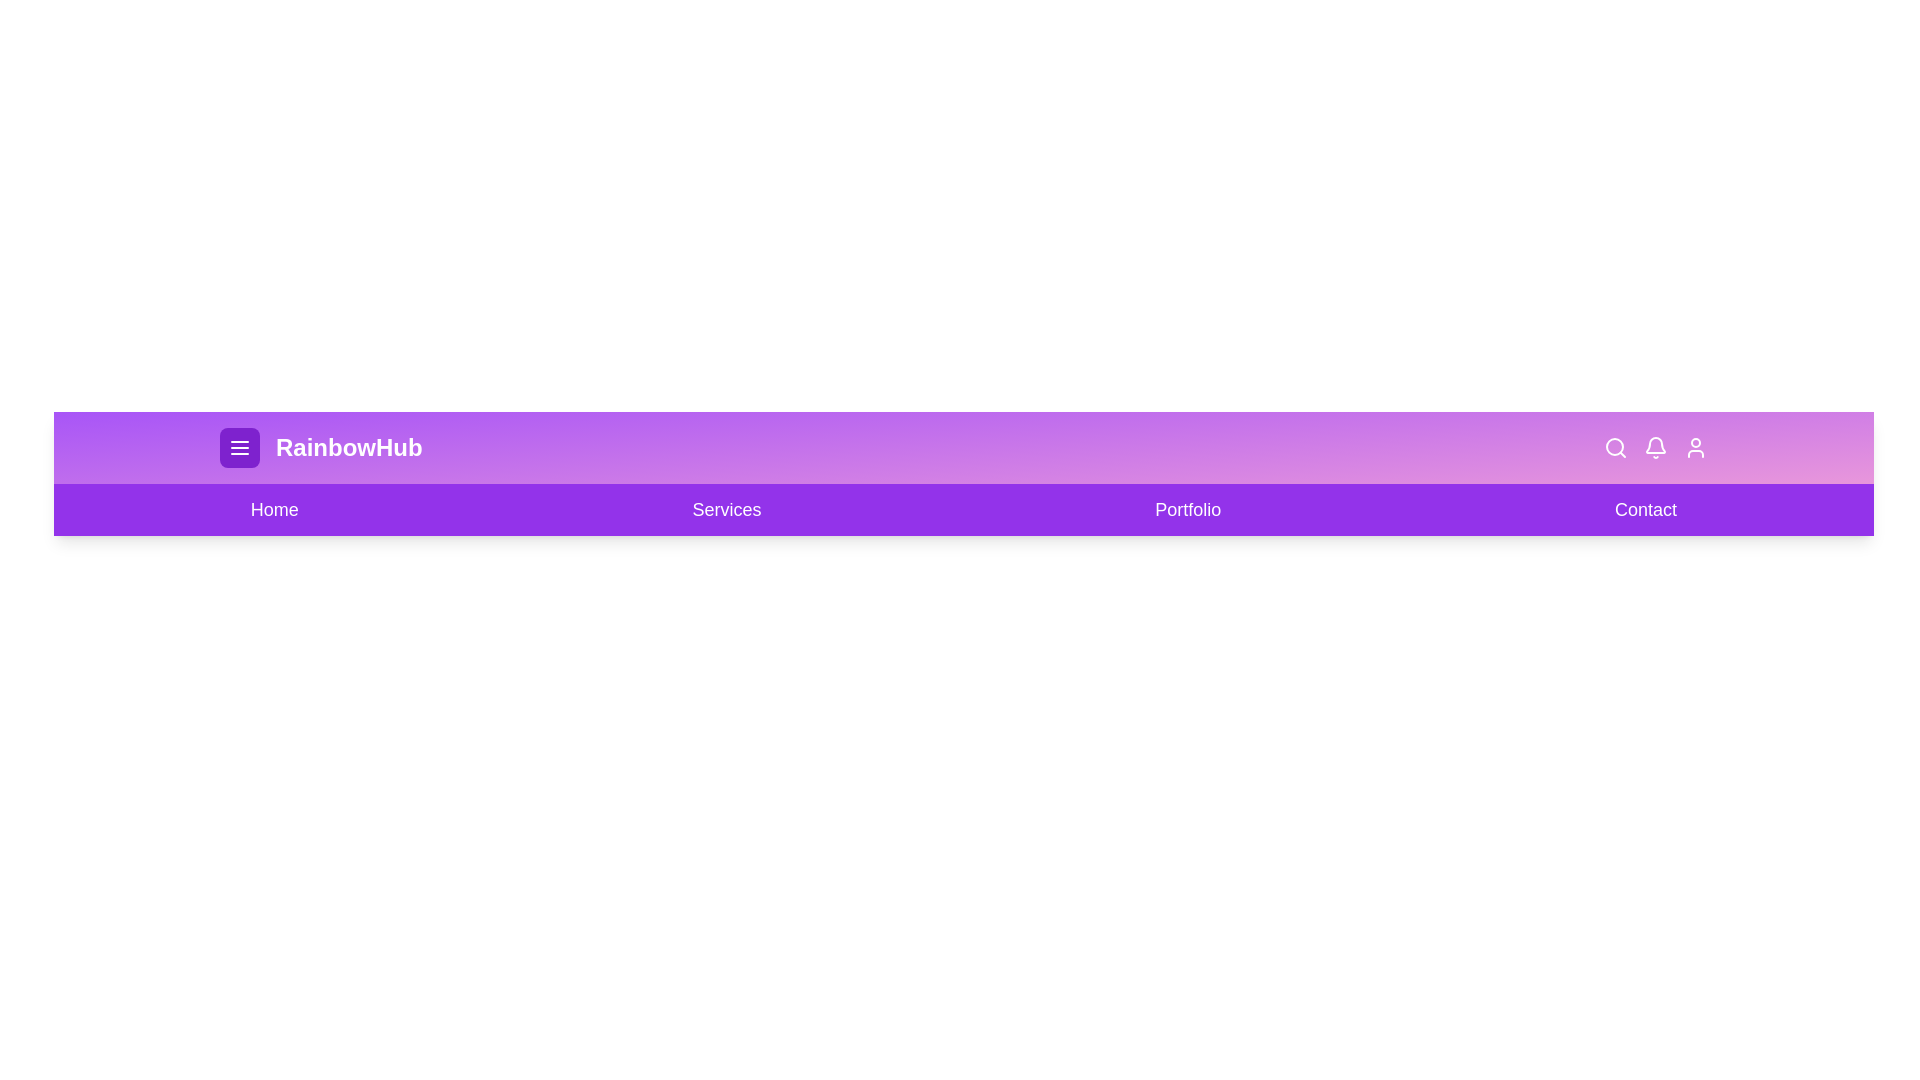 This screenshot has height=1080, width=1920. I want to click on the navigation link labeled 'Portfolio' to navigate to the corresponding section, so click(1188, 508).